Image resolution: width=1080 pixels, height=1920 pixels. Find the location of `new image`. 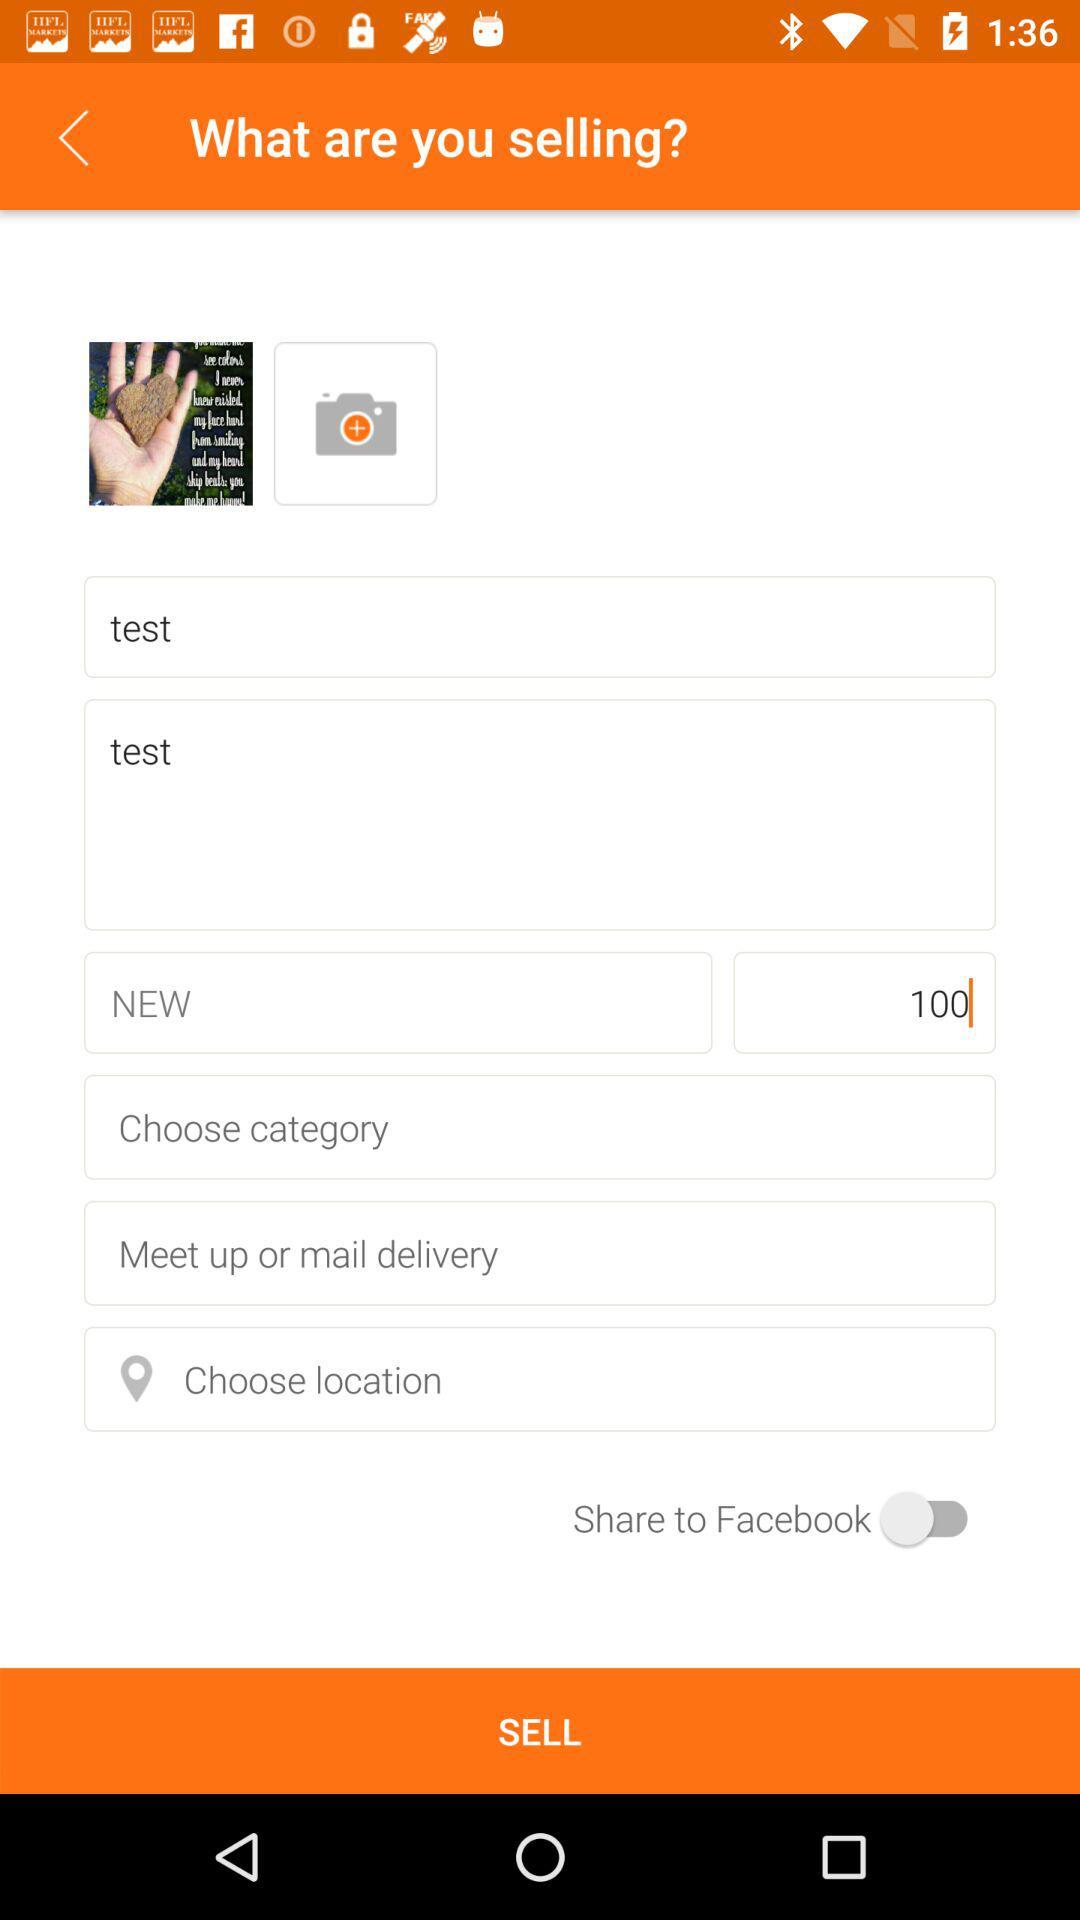

new image is located at coordinates (354, 422).